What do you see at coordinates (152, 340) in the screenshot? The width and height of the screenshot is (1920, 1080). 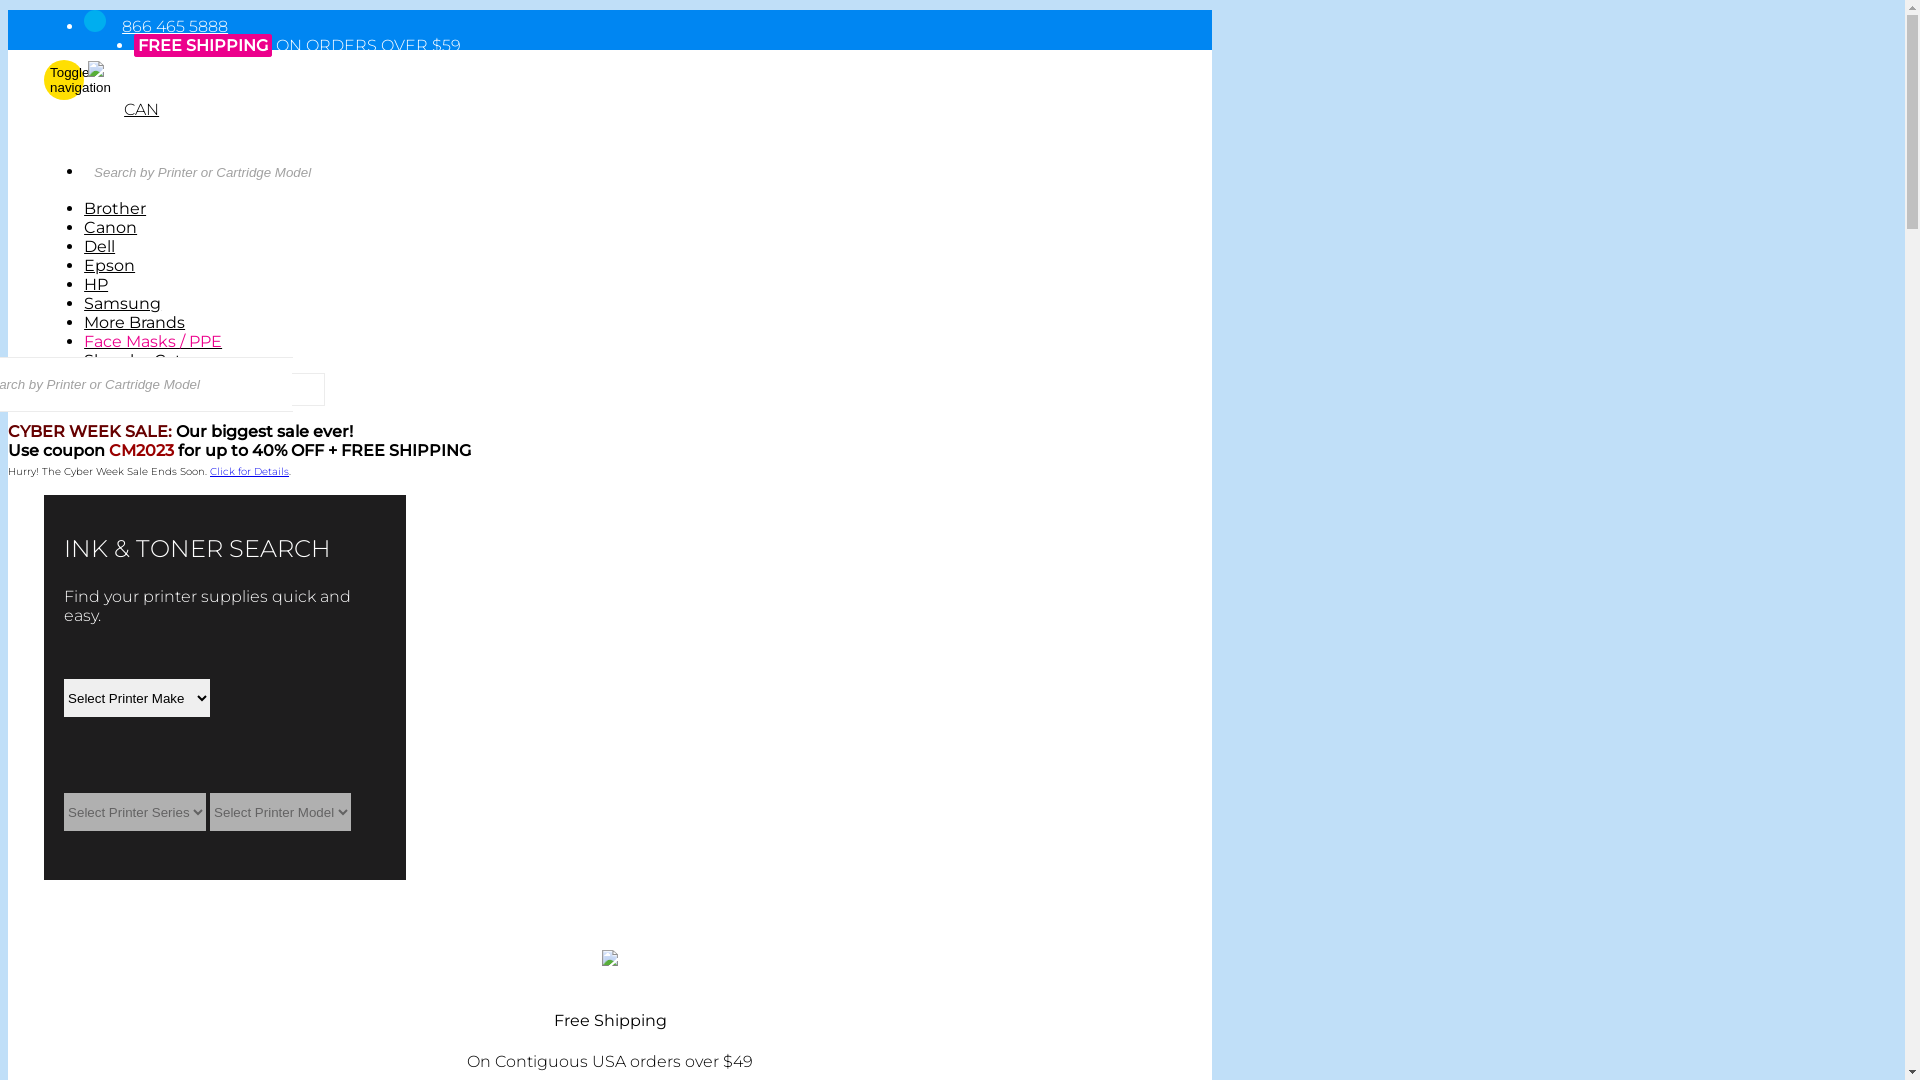 I see `'Face Masks / PPE'` at bounding box center [152, 340].